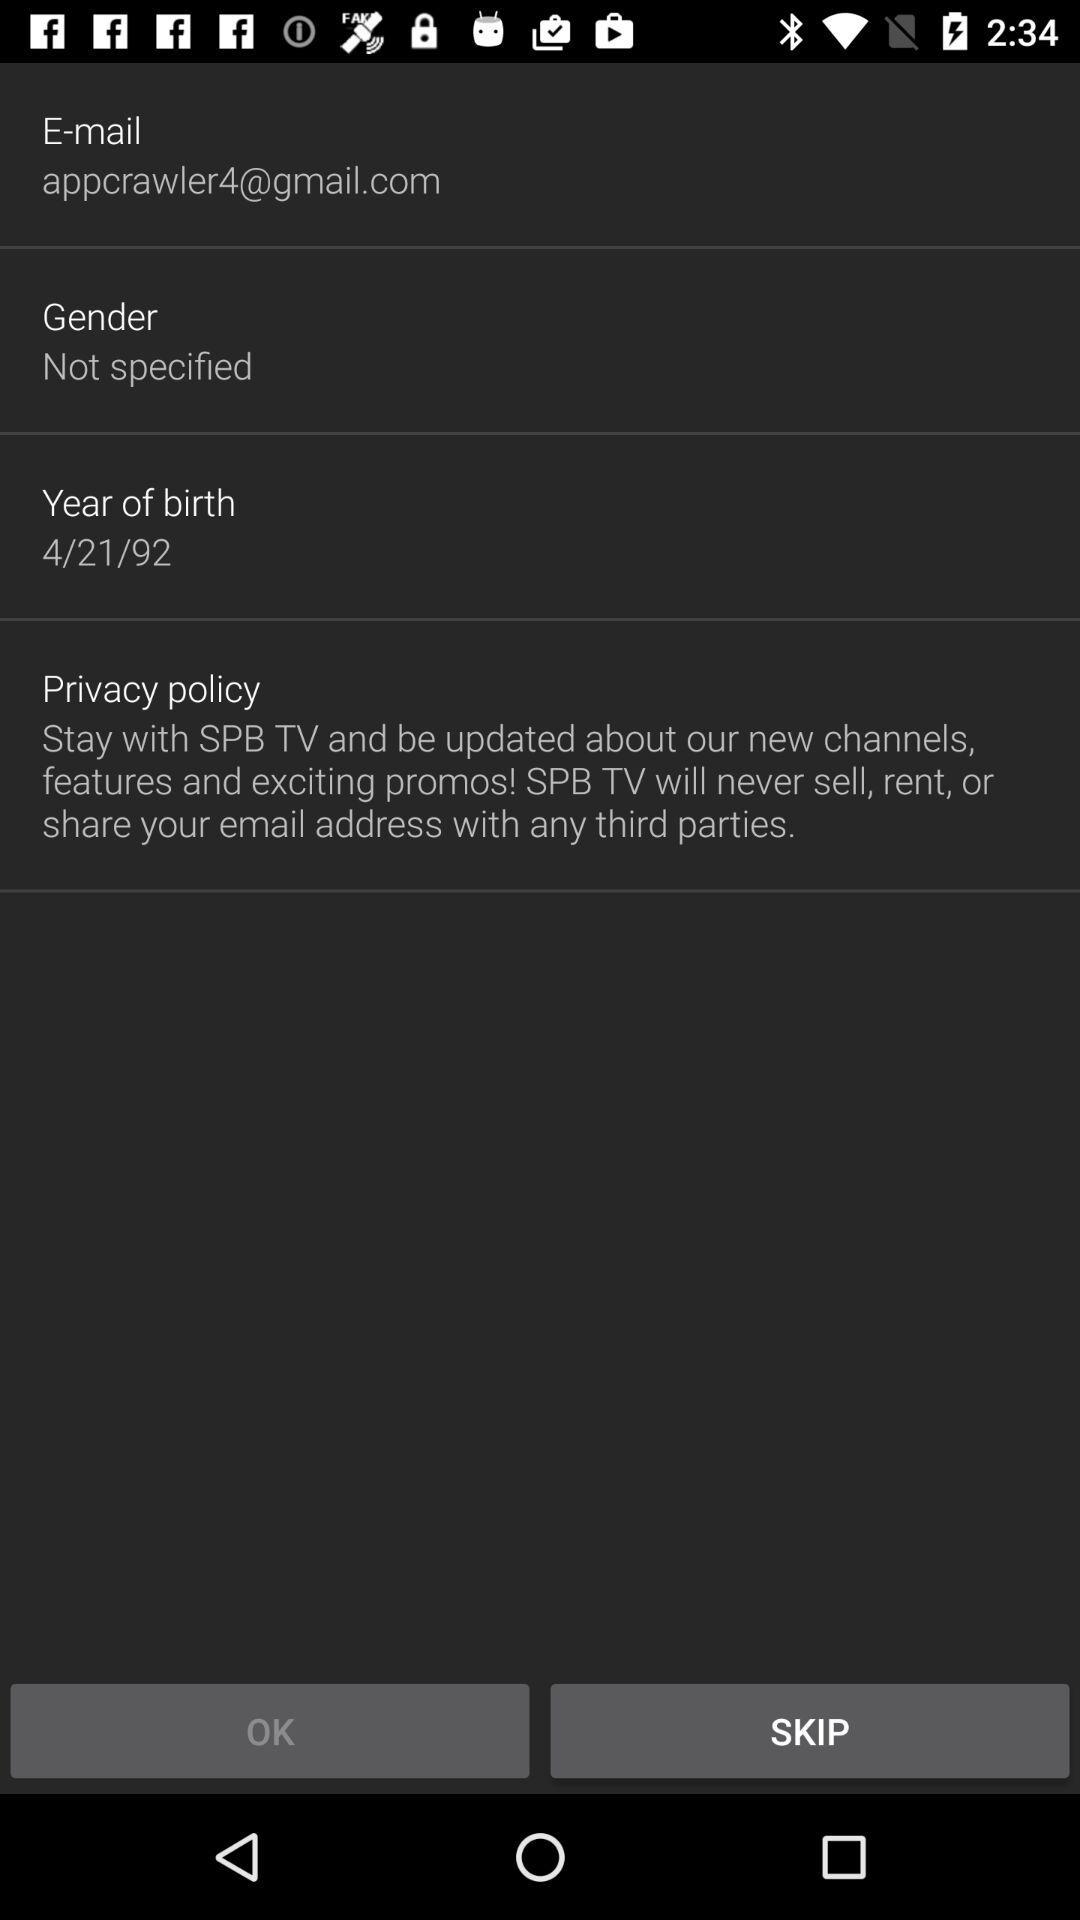 The height and width of the screenshot is (1920, 1080). Describe the element at coordinates (540, 778) in the screenshot. I see `button above the ok` at that location.